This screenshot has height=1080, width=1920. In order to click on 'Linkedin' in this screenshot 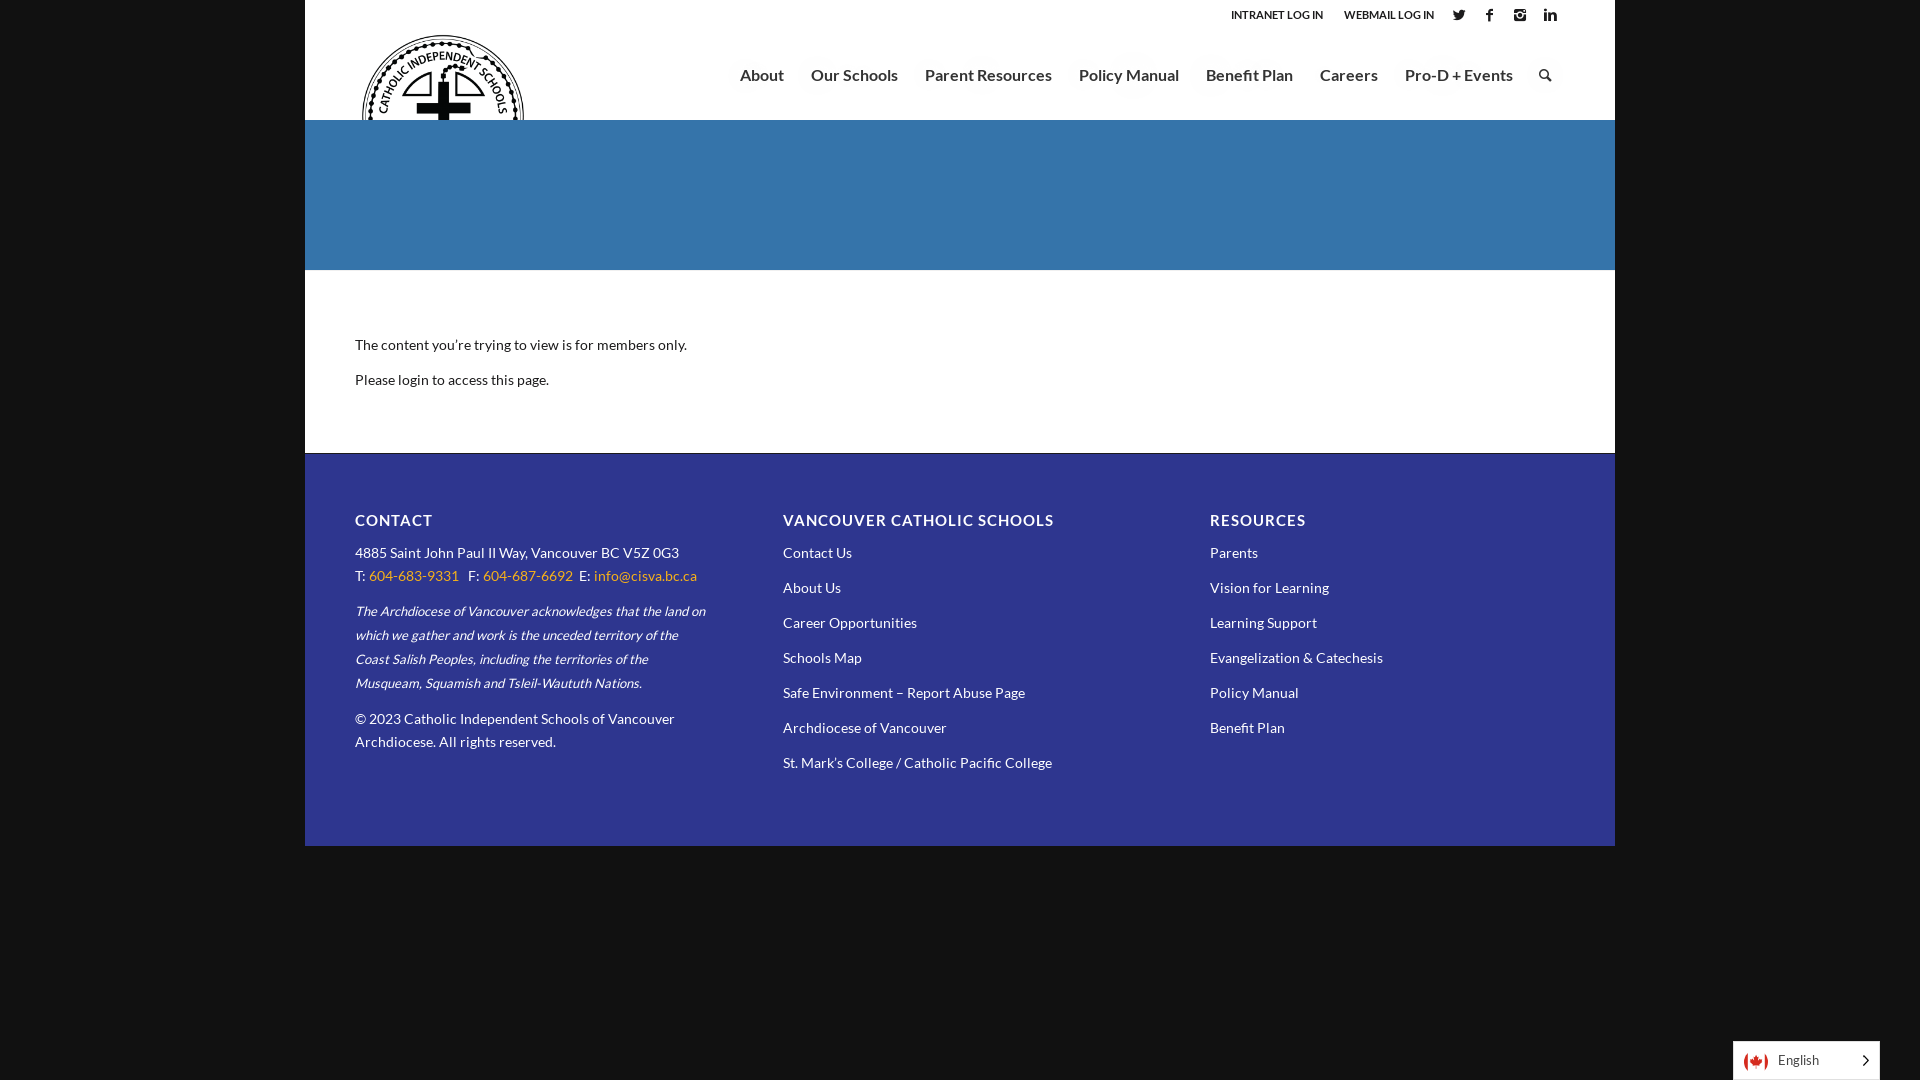, I will do `click(1549, 15)`.